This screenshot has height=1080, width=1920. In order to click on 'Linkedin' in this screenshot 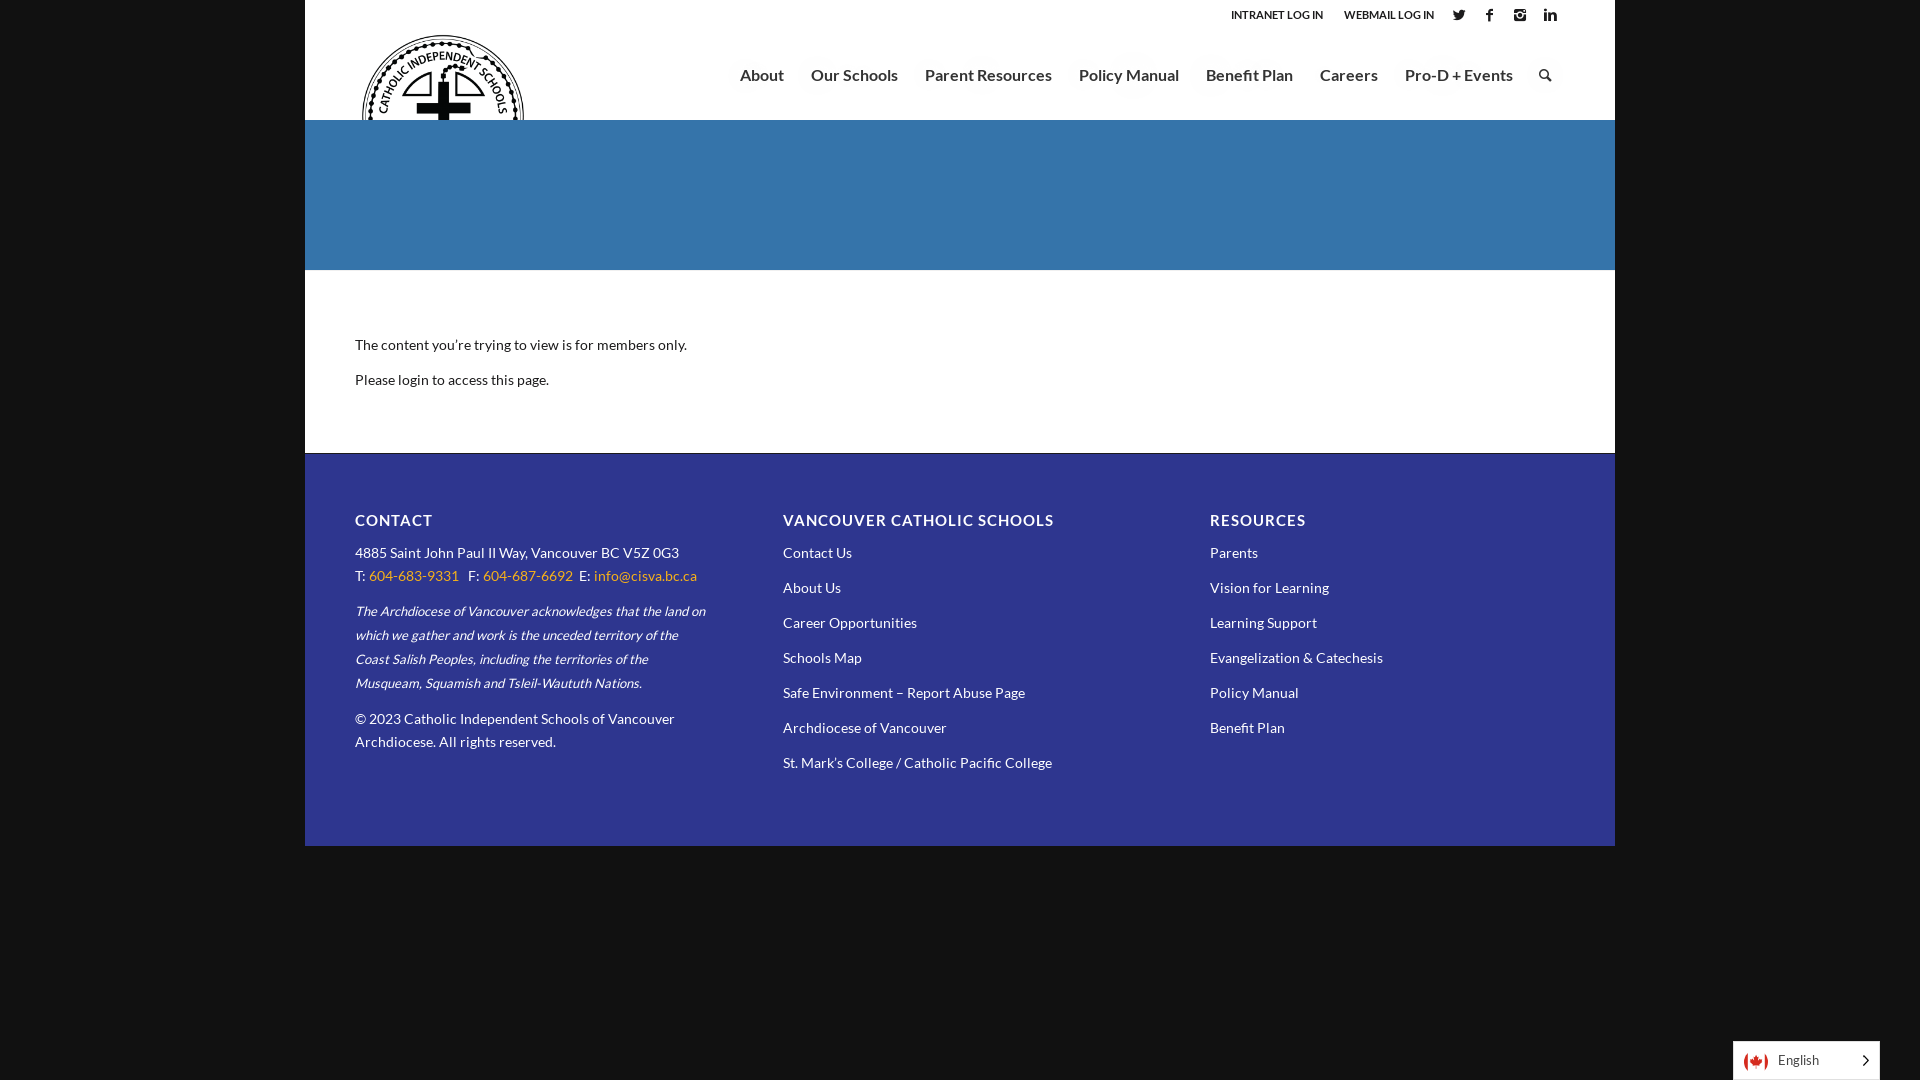, I will do `click(1549, 15)`.